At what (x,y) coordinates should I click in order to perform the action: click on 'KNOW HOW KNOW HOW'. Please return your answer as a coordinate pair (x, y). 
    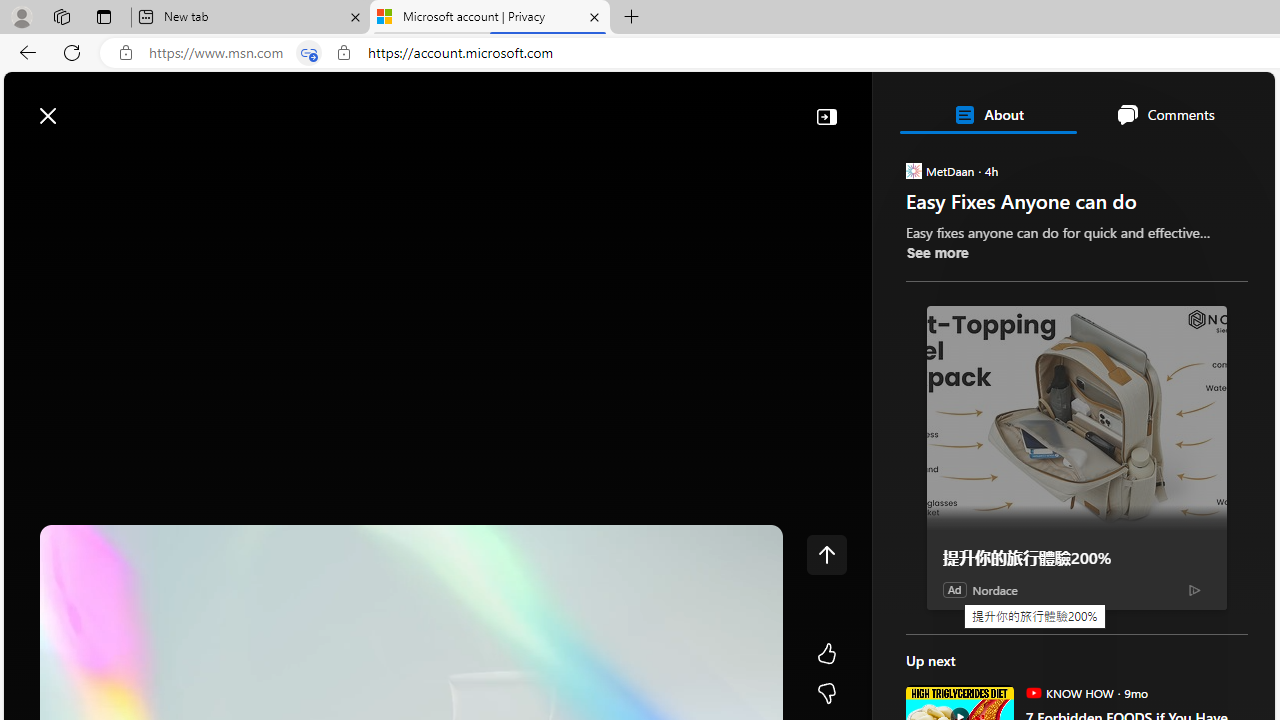
    Looking at the image, I should click on (1068, 691).